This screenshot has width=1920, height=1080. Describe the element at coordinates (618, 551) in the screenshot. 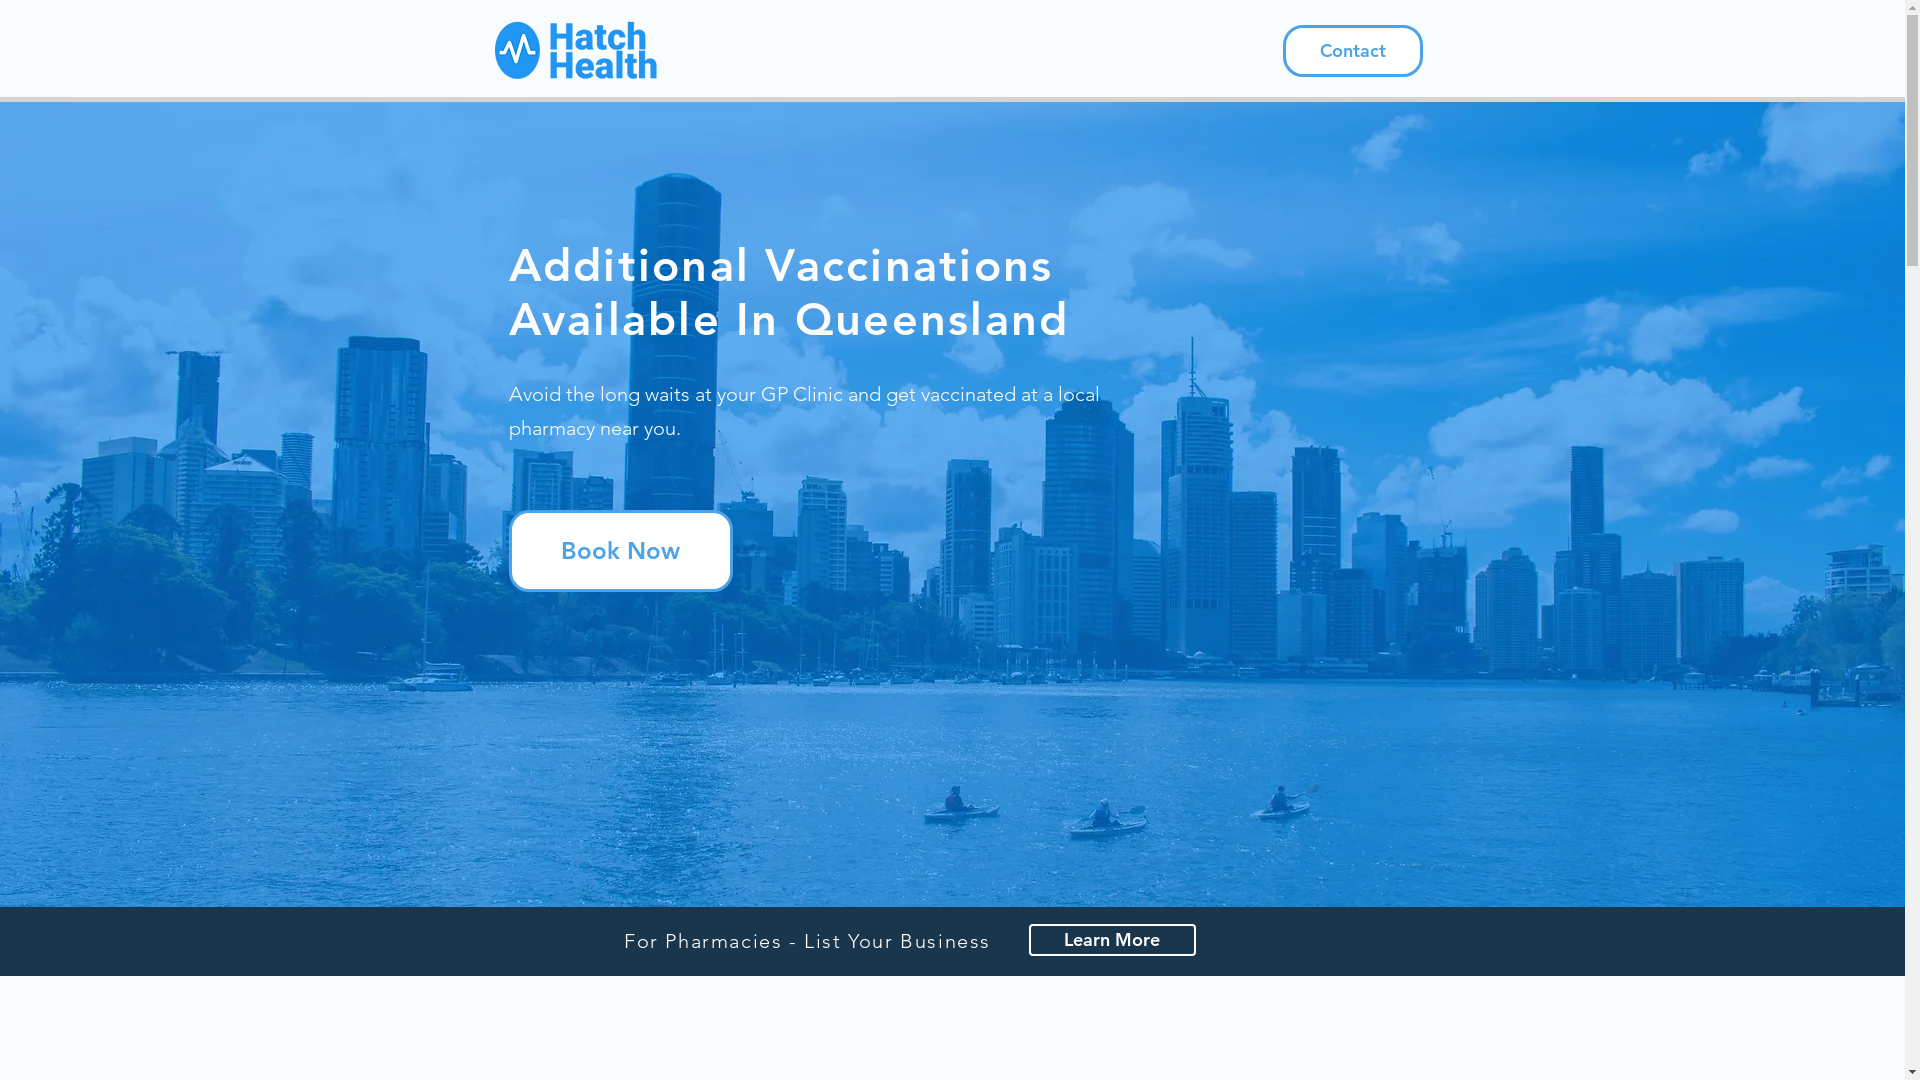

I see `'Book Now'` at that location.